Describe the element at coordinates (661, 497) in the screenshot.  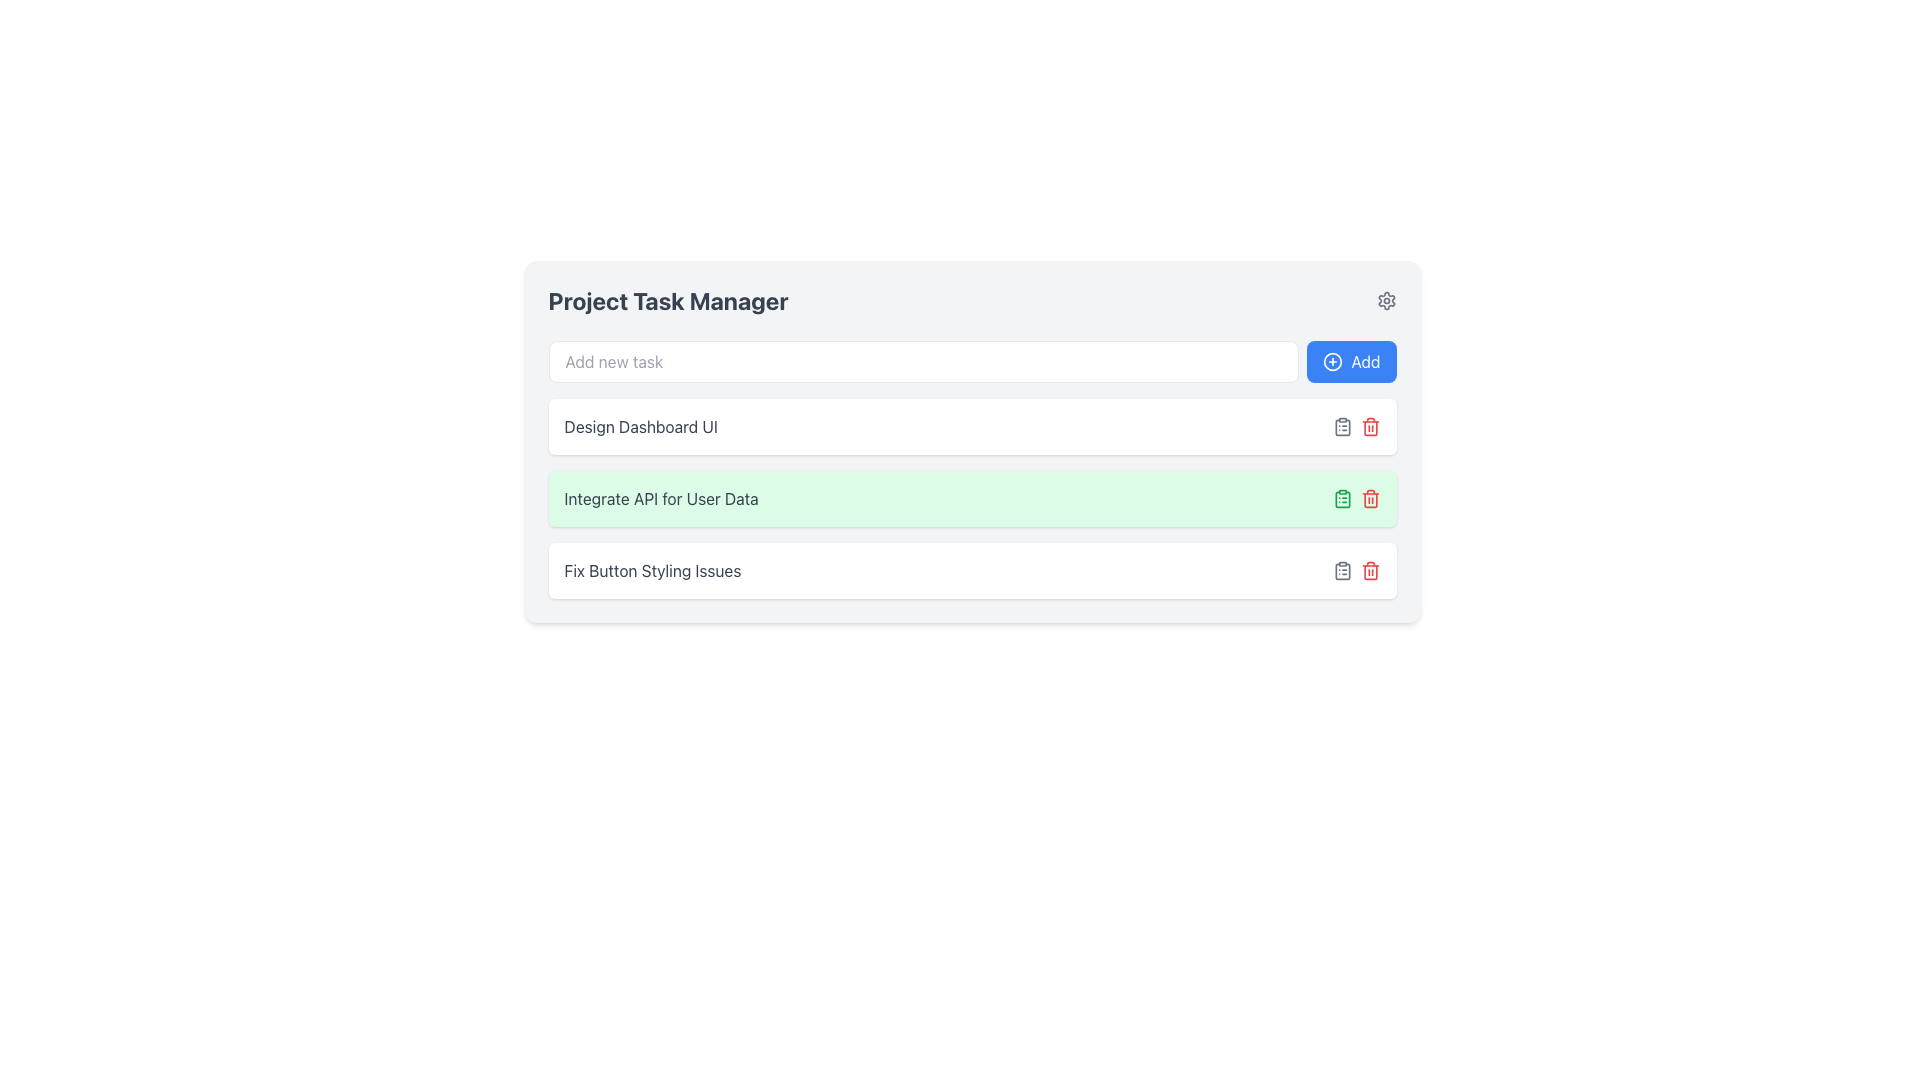
I see `text displayed in the second task entry of the 'Project Task Manager' interface, which provides information about the task's content or purpose` at that location.